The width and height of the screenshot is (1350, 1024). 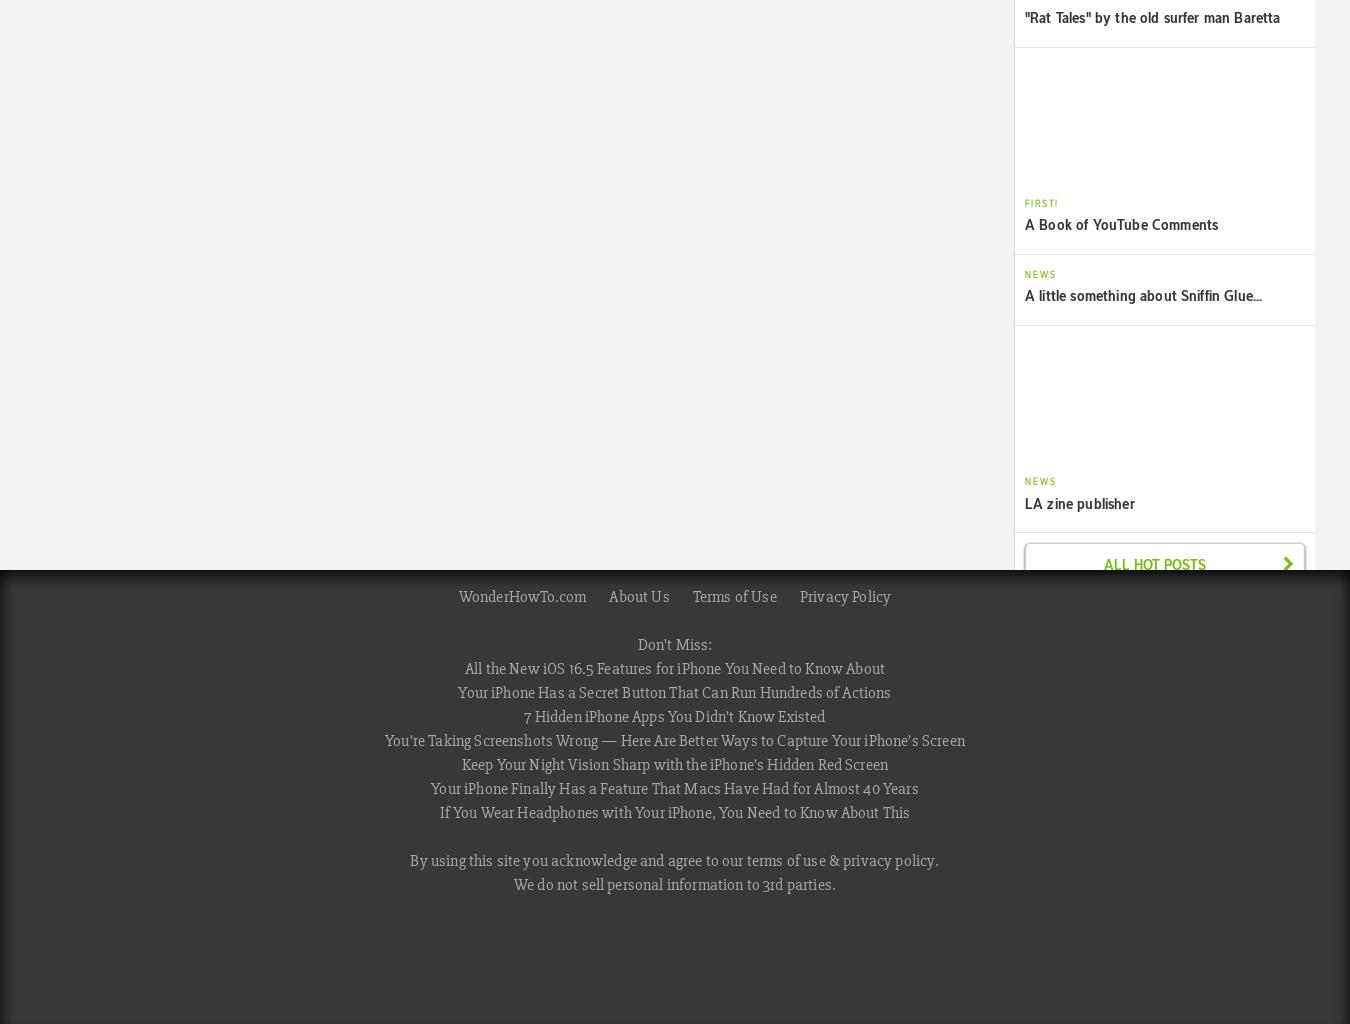 I want to click on '7 Hidden iPhone Apps You Didn’t Know Existed', so click(x=522, y=717).